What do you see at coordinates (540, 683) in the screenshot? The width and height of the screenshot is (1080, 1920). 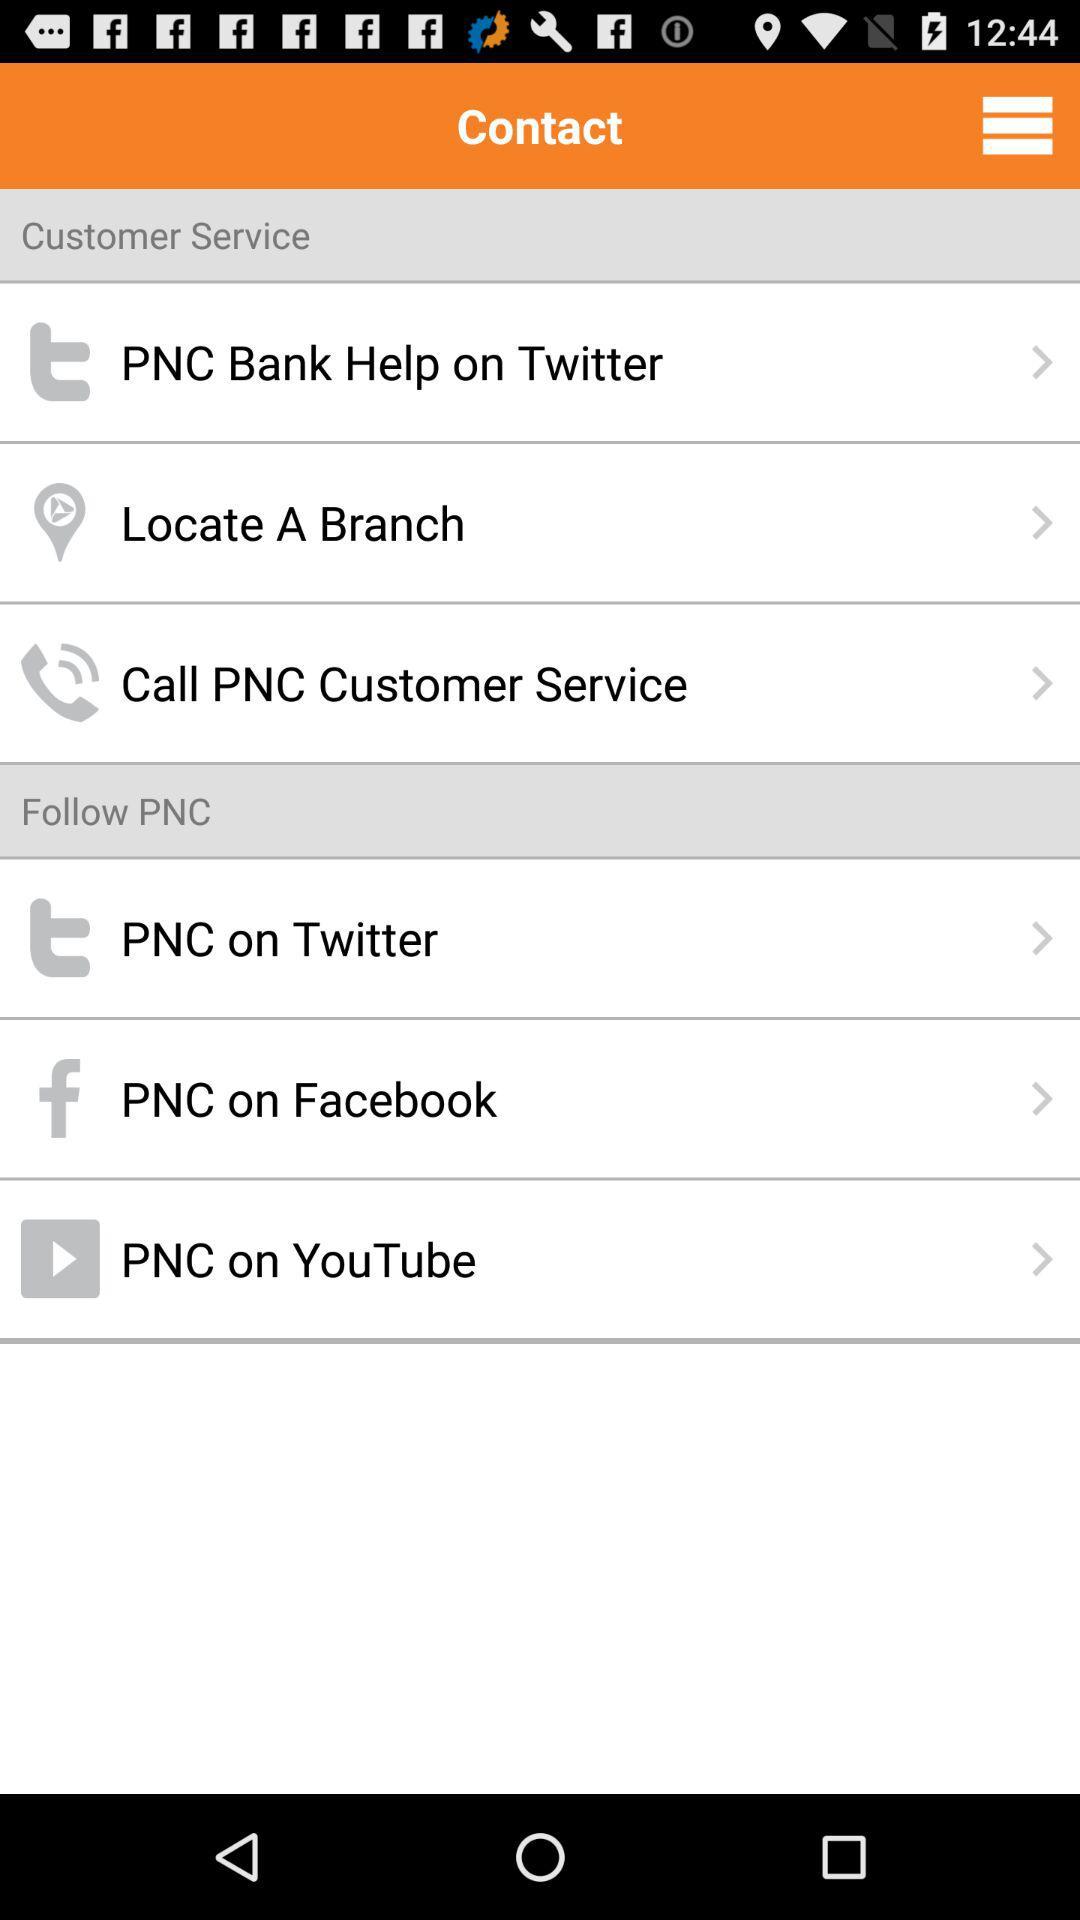 I see `icon below locate a branch icon` at bounding box center [540, 683].